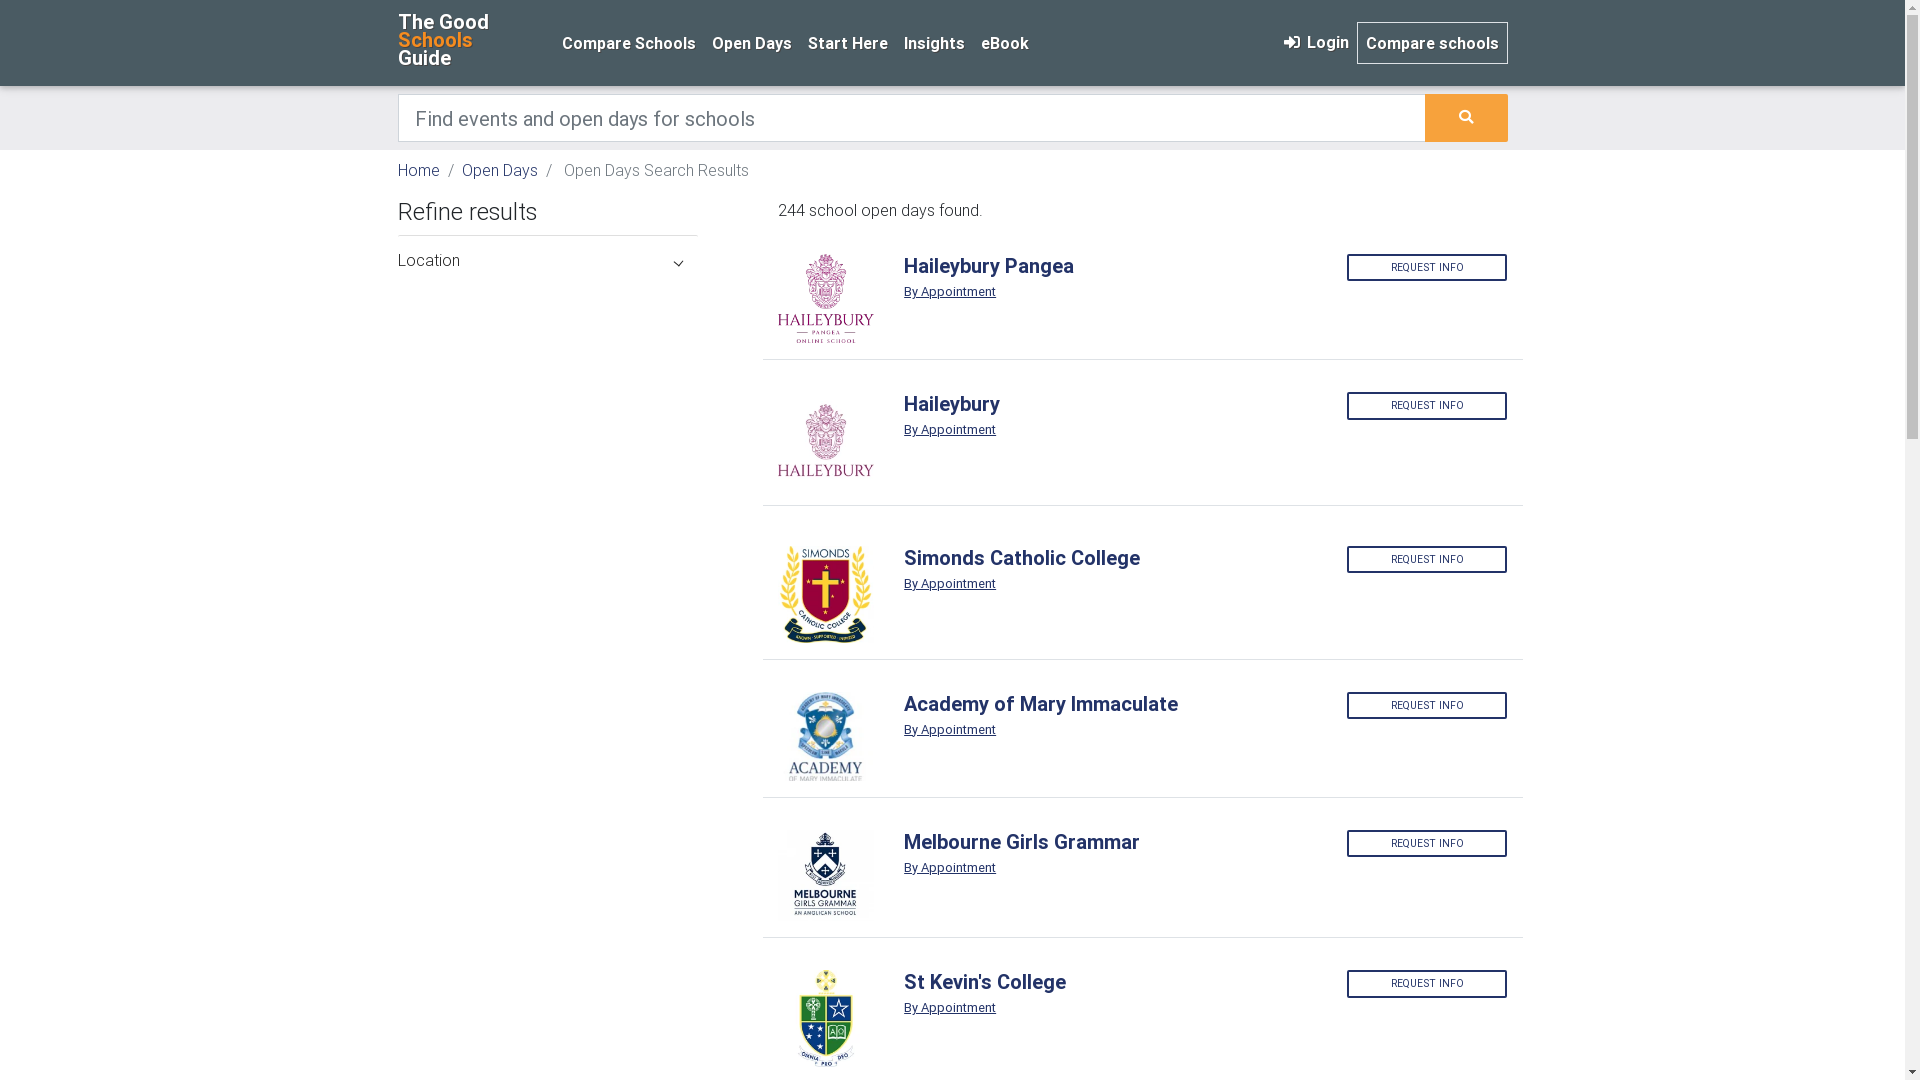 This screenshot has height=1080, width=1920. Describe the element at coordinates (417, 168) in the screenshot. I see `'Home'` at that location.